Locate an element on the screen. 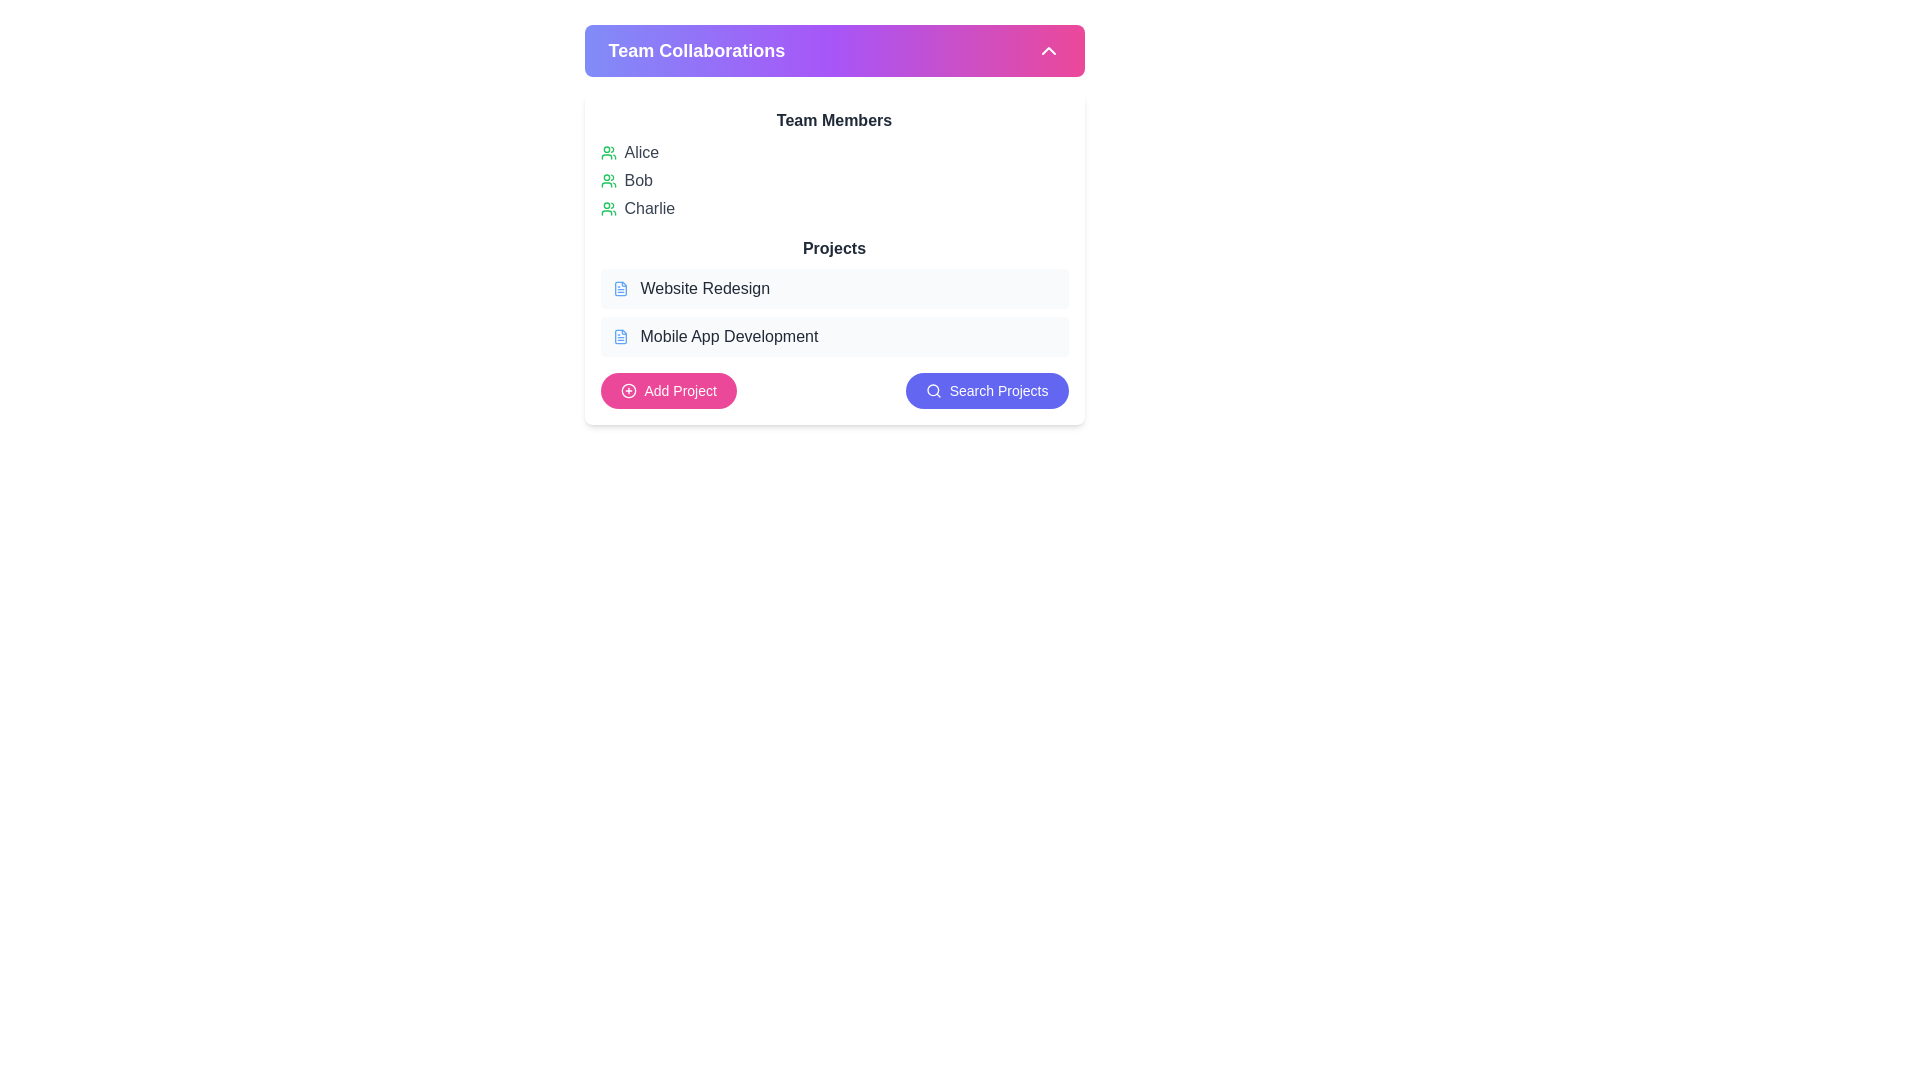  the small circular component of the search icon resembling a magnifying glass handle, located towards the top-right of the interface is located at coordinates (931, 390).